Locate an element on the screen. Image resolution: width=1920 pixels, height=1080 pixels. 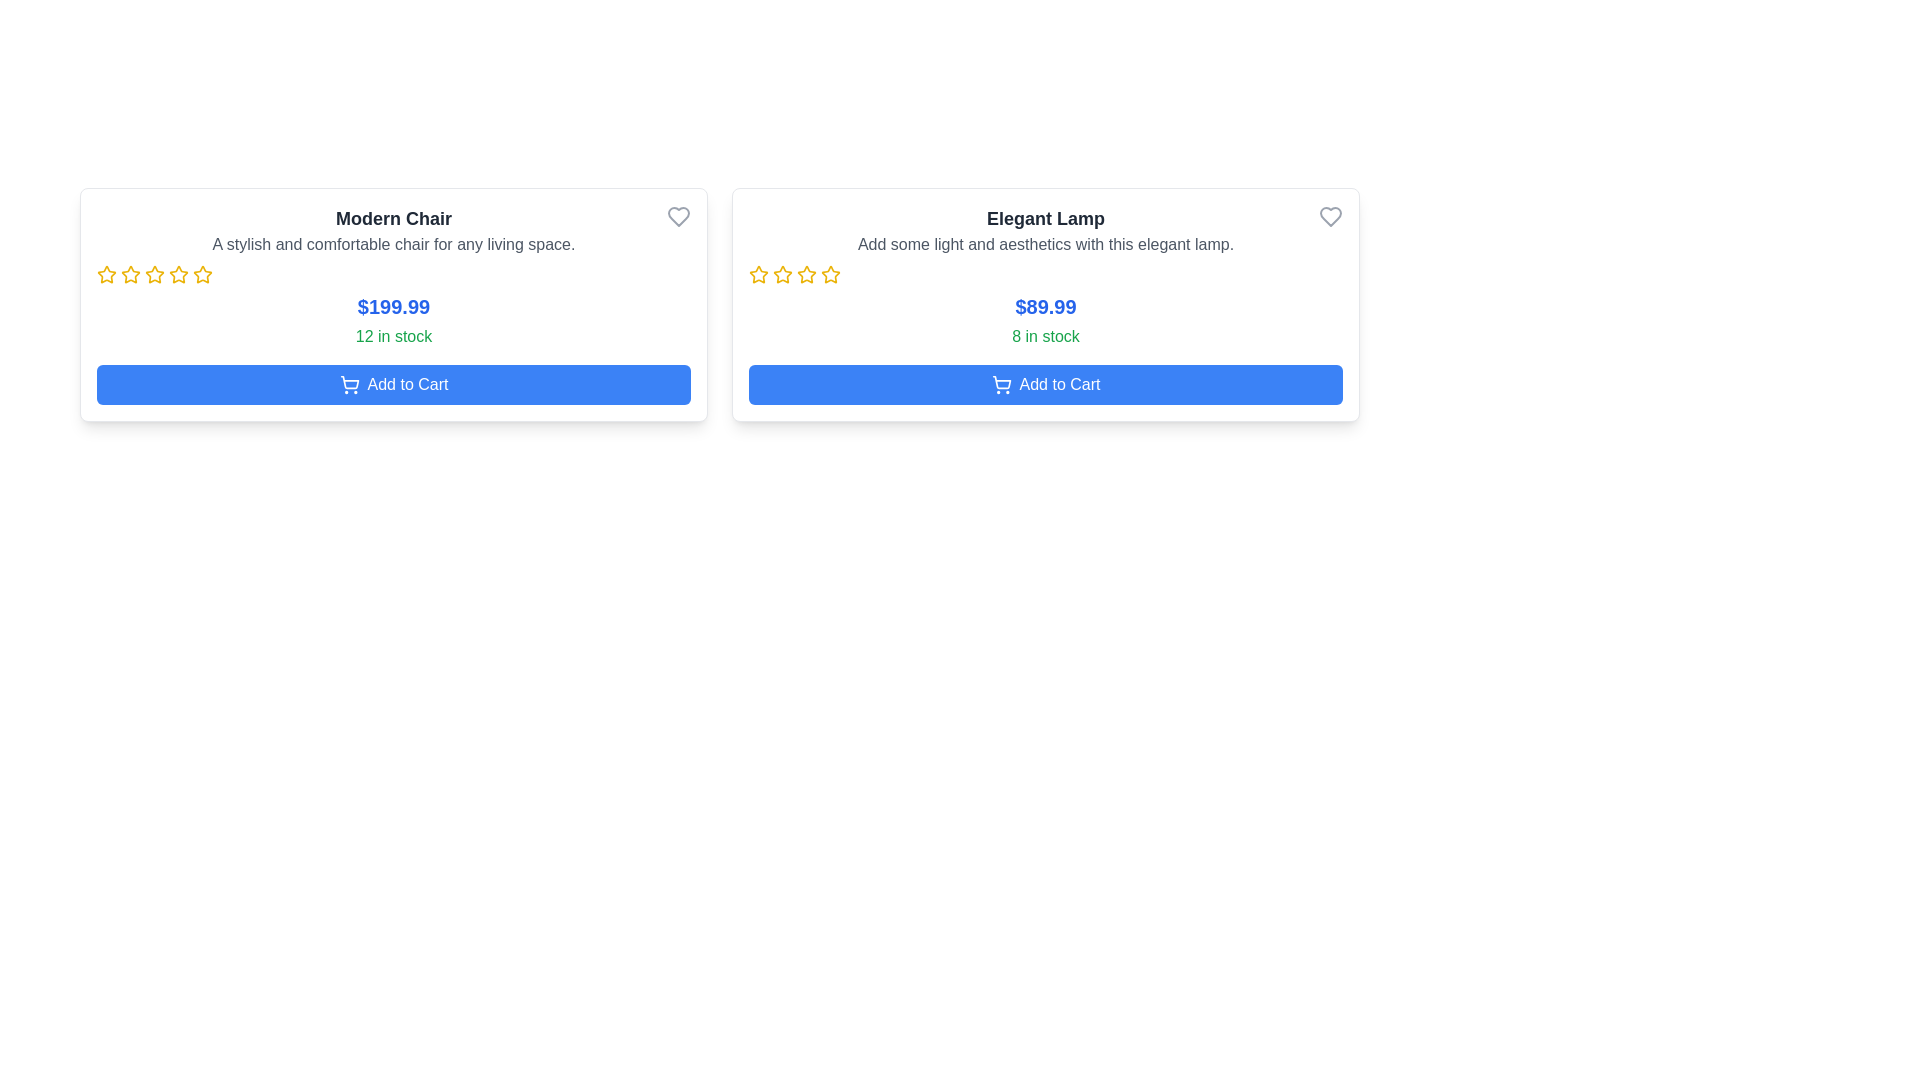
second star icon in the product rating section located beneath the title 'Modern Chair' for visual information is located at coordinates (129, 274).